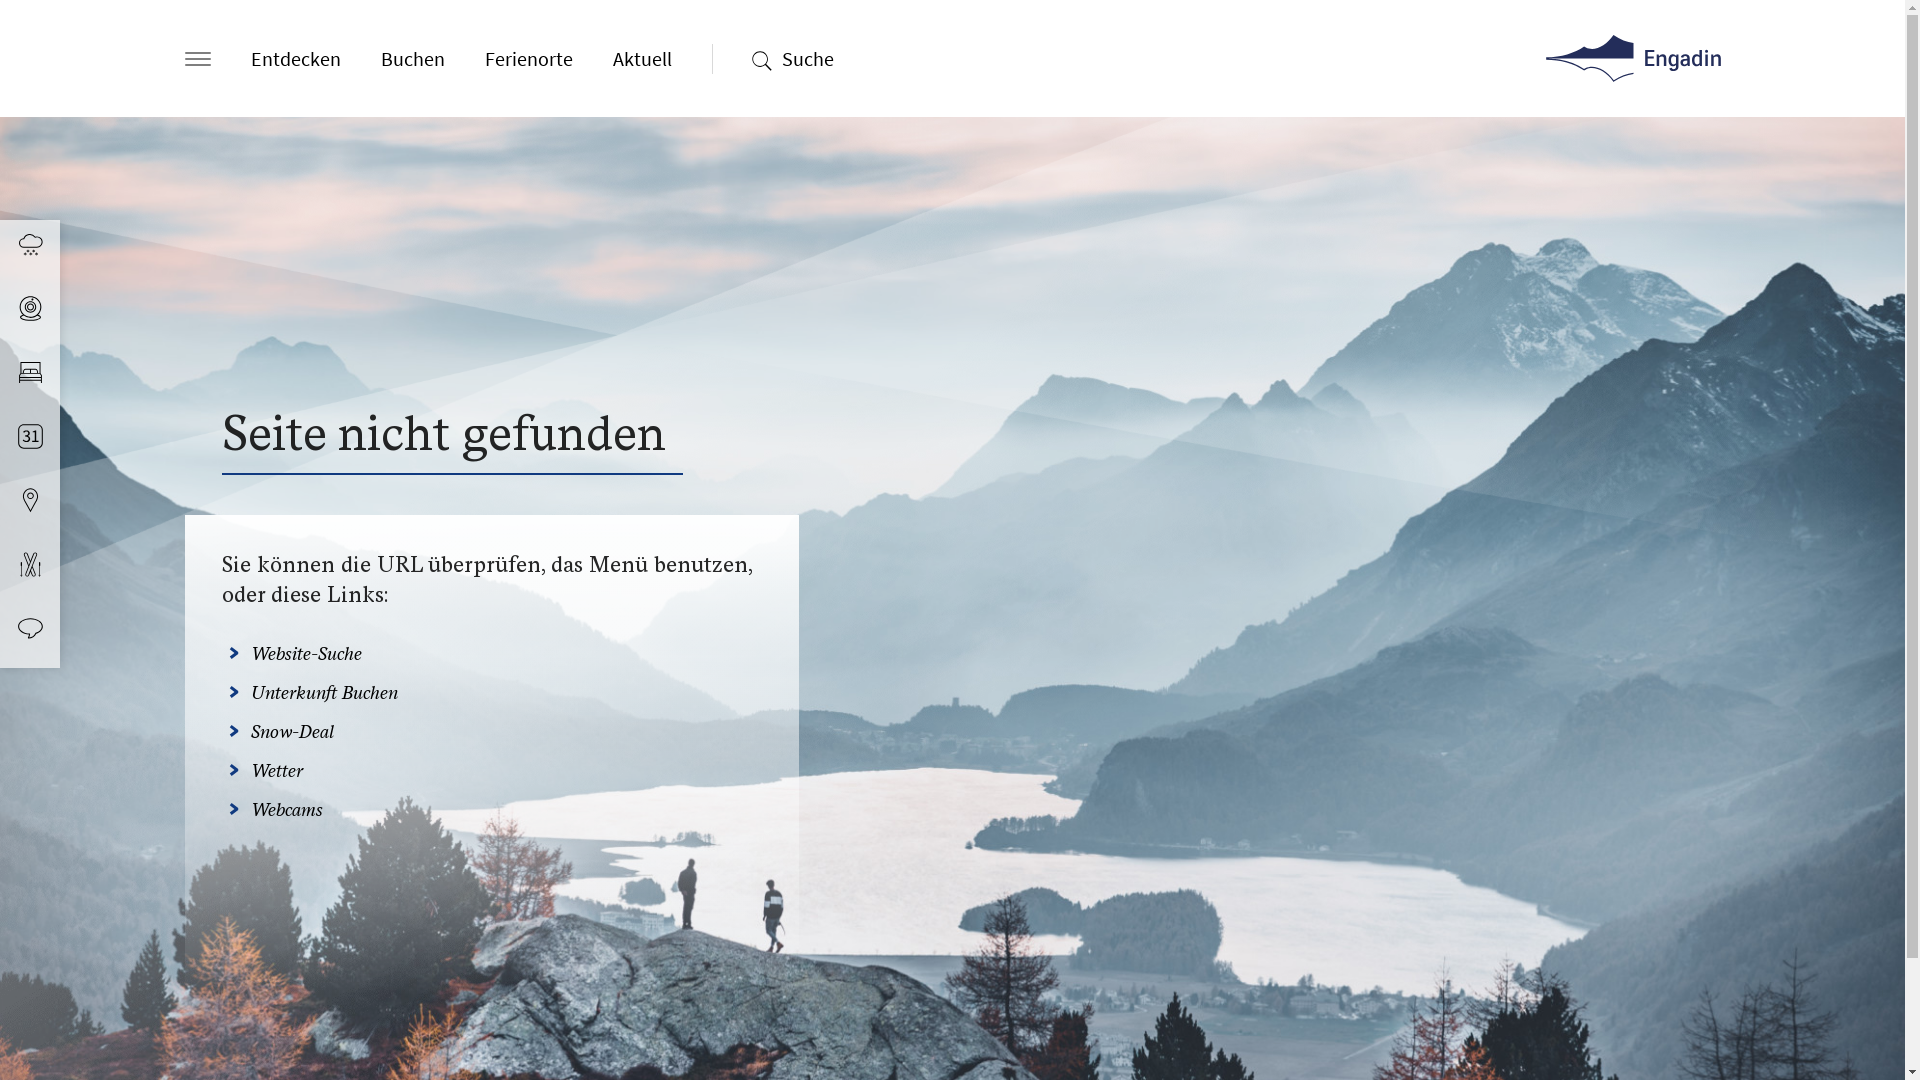  Describe the element at coordinates (293, 57) in the screenshot. I see `'Entdecken'` at that location.